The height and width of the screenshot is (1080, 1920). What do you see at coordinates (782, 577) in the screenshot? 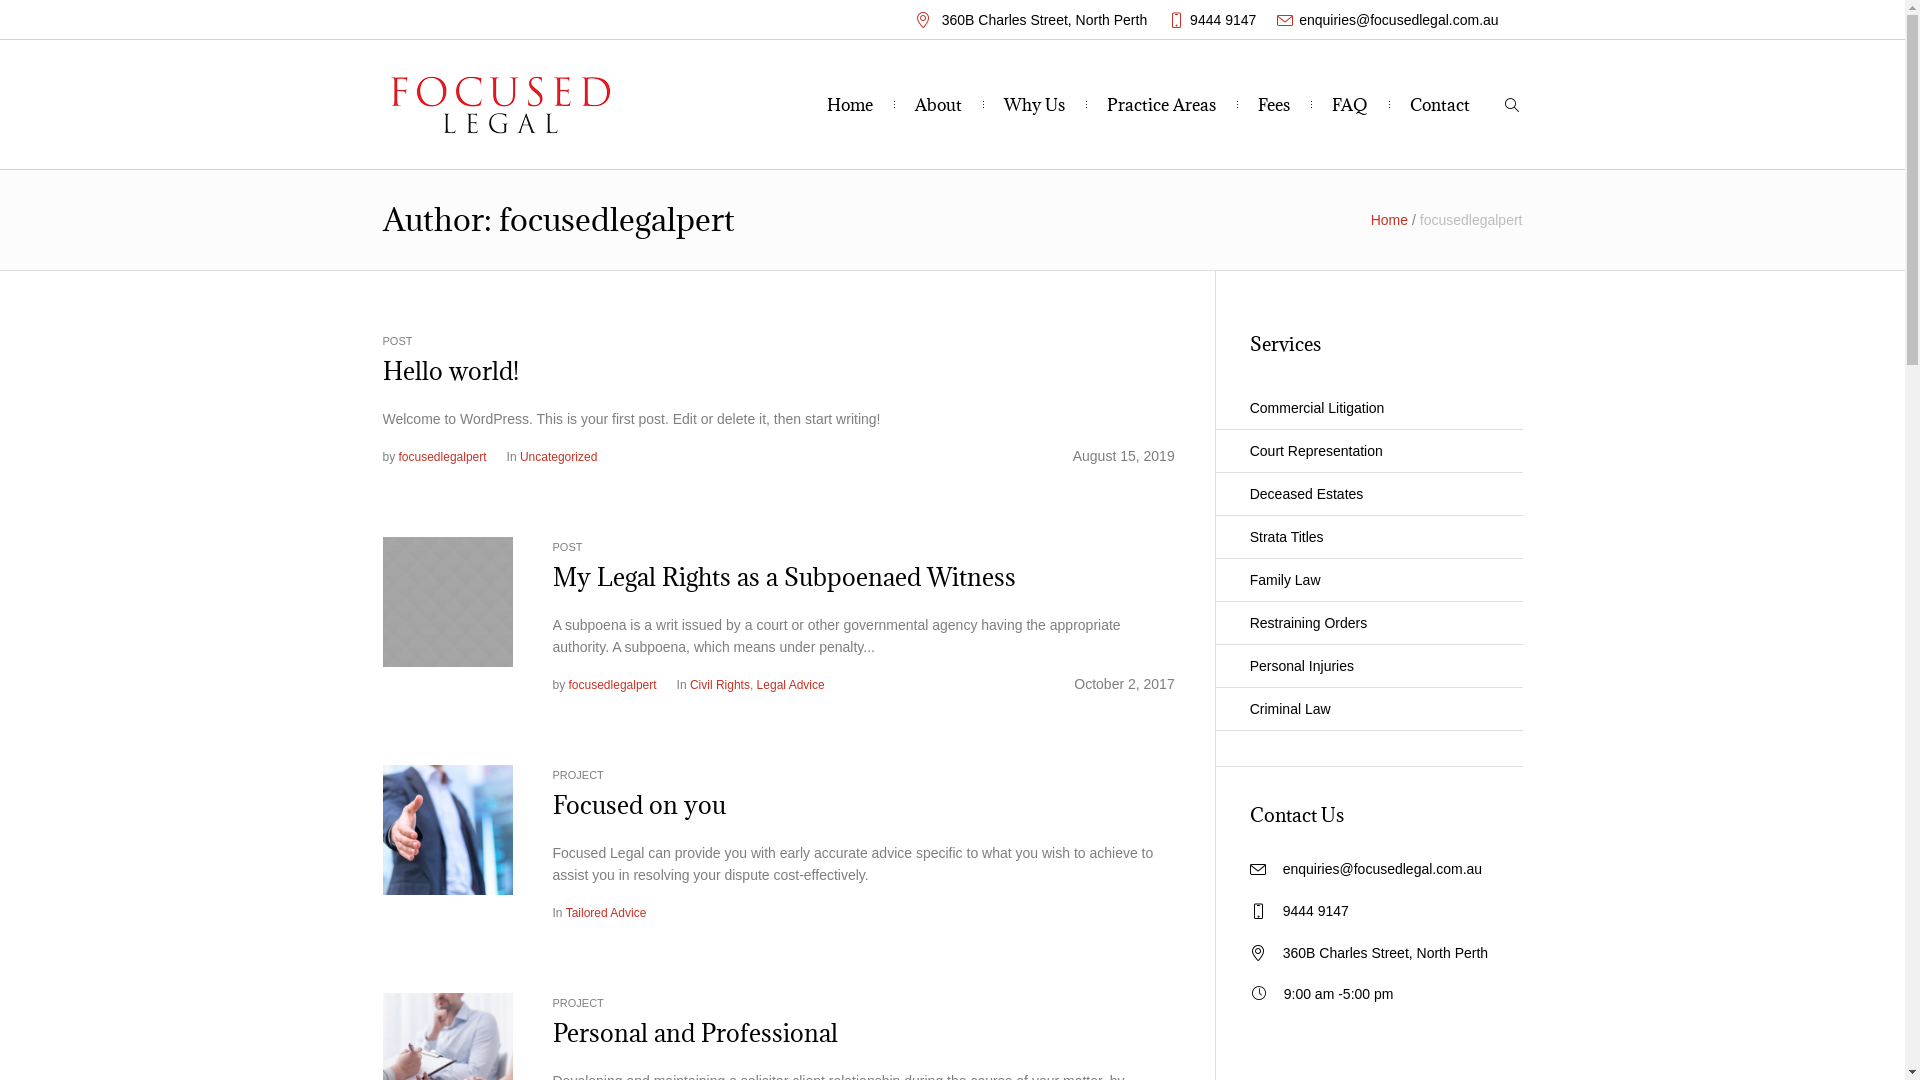
I see `'My Legal Rights as a Subpoenaed Witness'` at bounding box center [782, 577].